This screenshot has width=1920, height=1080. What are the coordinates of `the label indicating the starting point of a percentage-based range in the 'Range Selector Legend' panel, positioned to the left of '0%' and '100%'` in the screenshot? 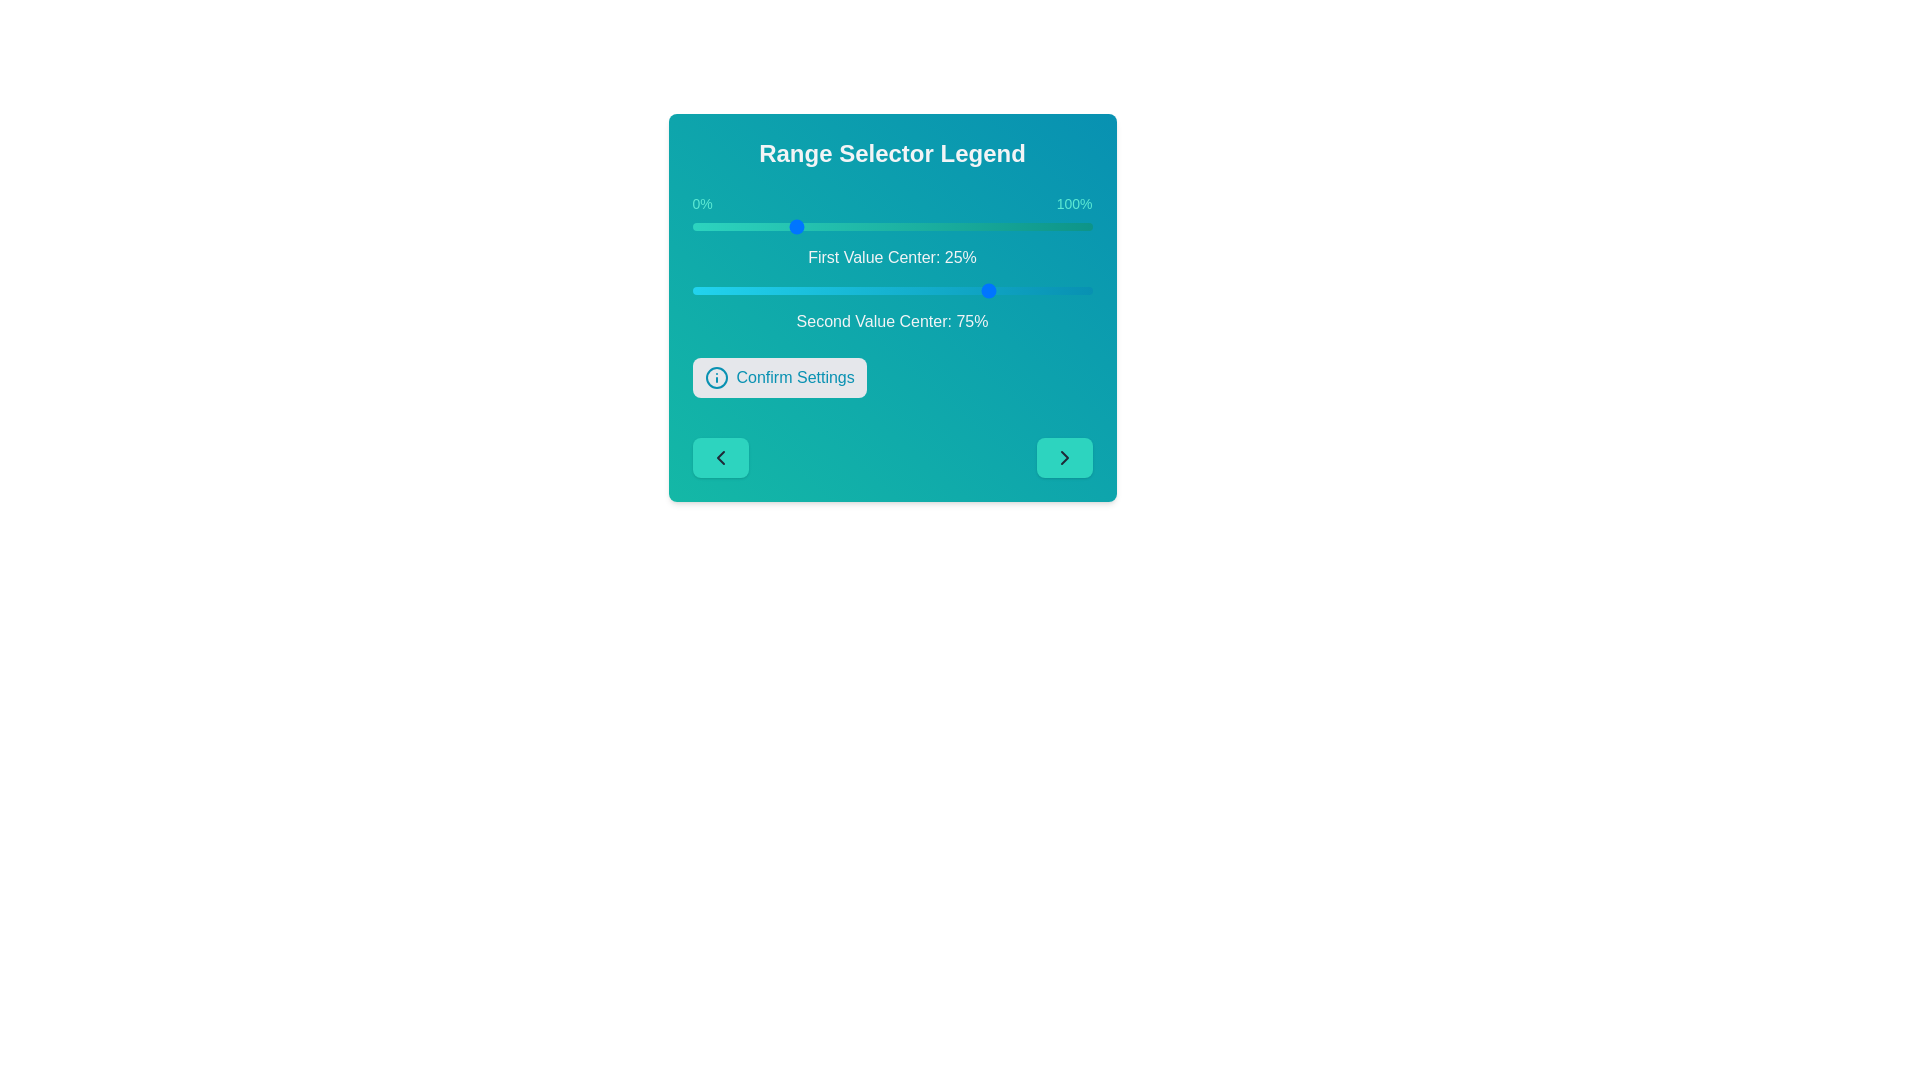 It's located at (702, 204).